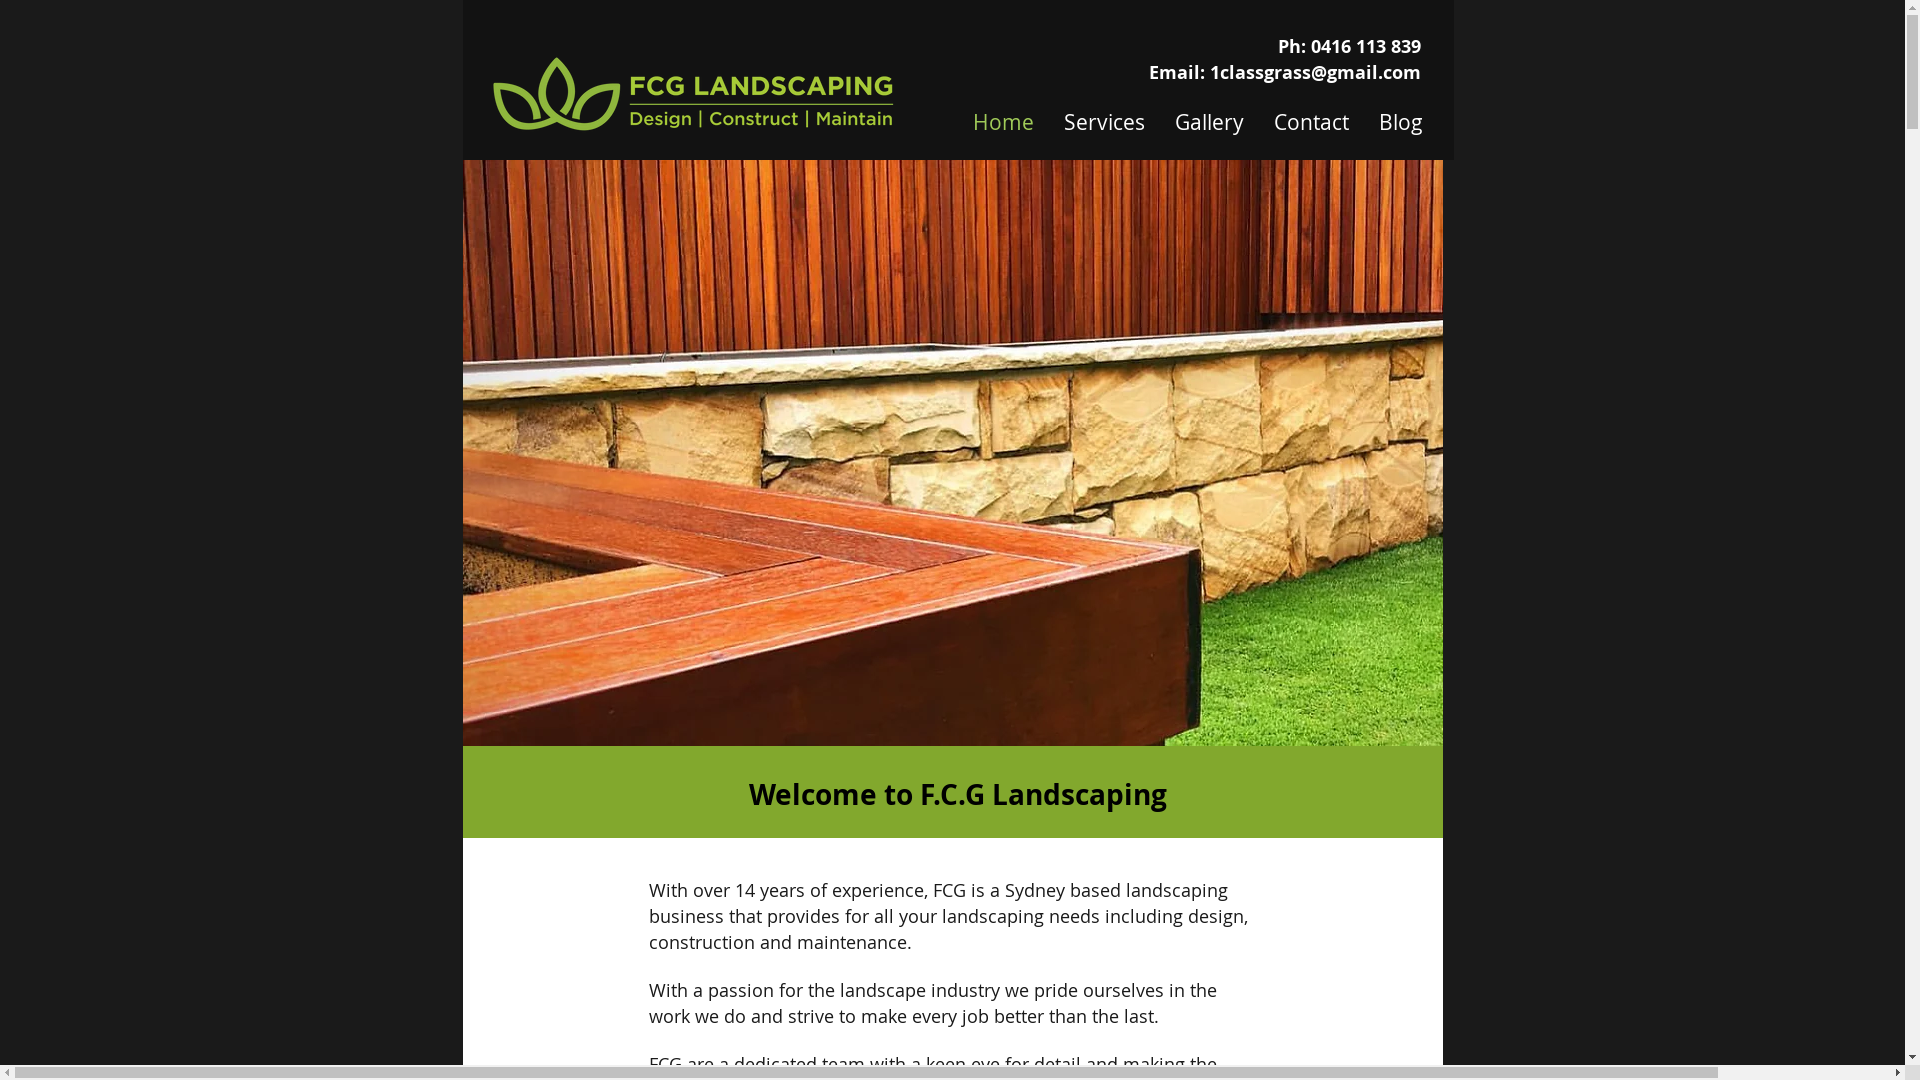  I want to click on 'Home', so click(957, 118).